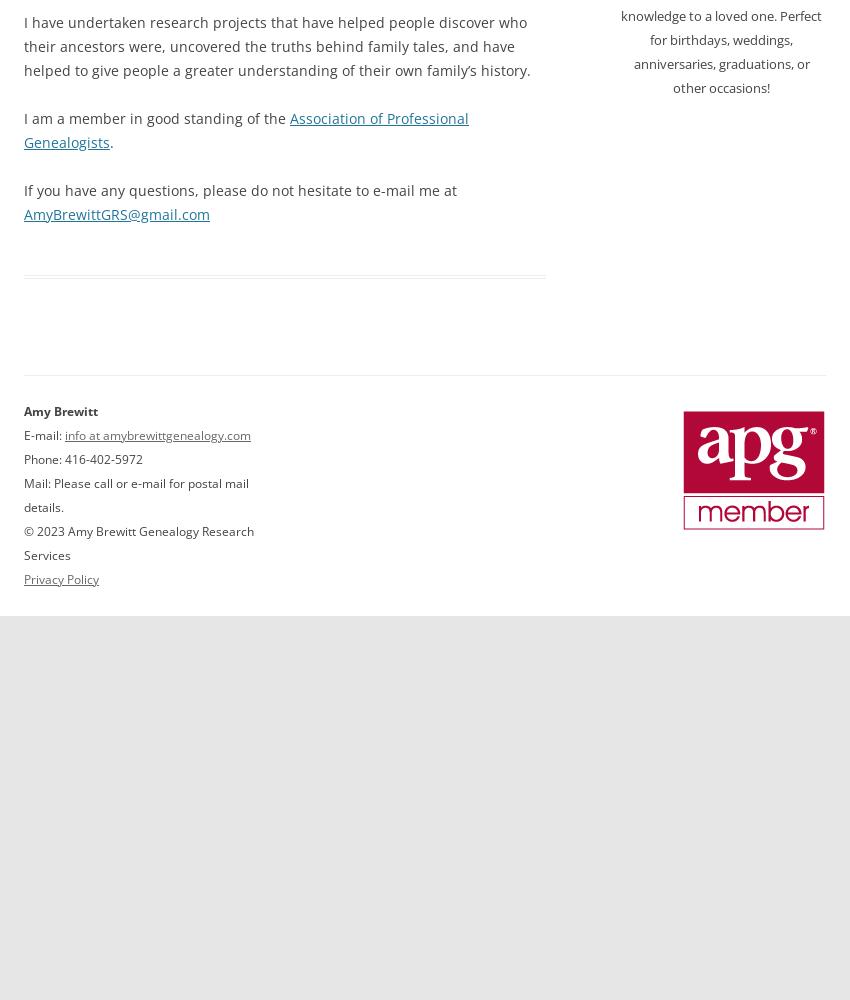 The width and height of the screenshot is (850, 1000). I want to click on 'Amy Brewitt', so click(61, 410).